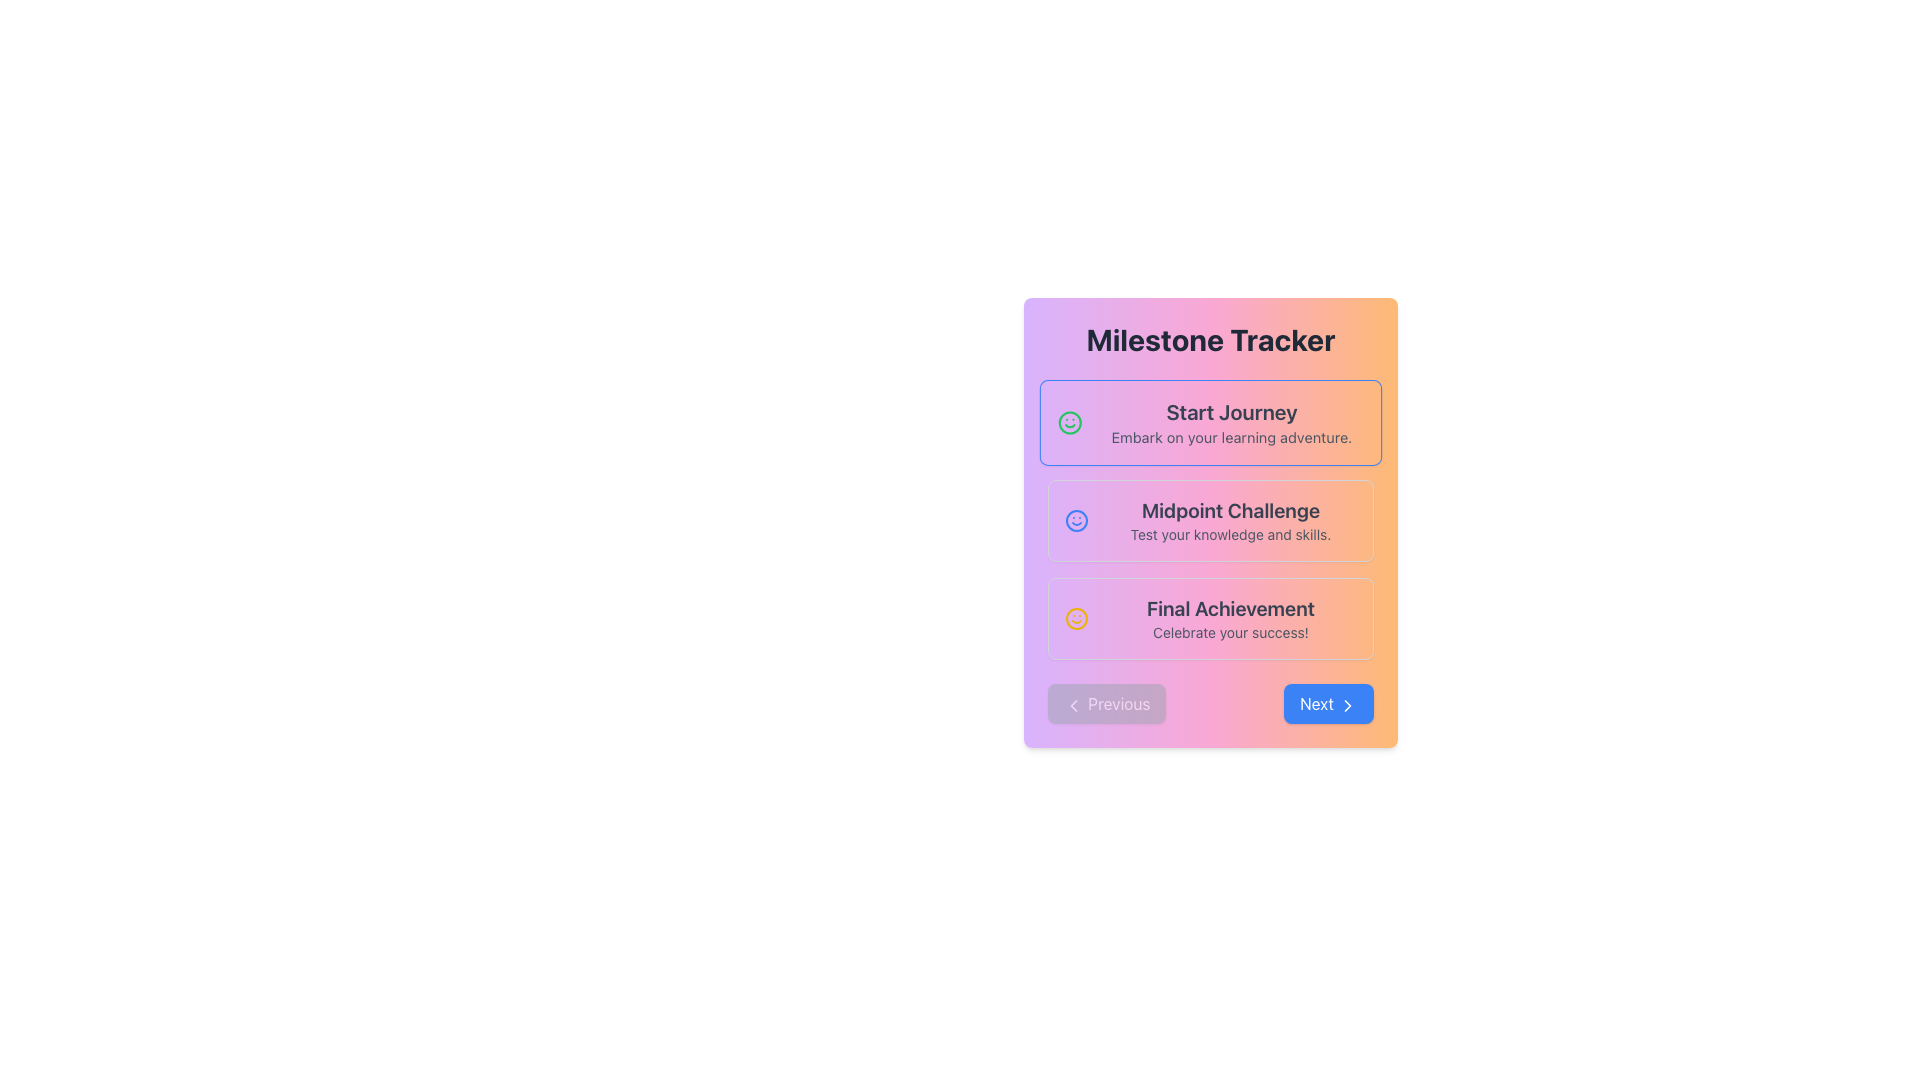 The image size is (1920, 1080). I want to click on the blue rectangular button with rounded edges labeled 'Next' to proceed, so click(1329, 703).